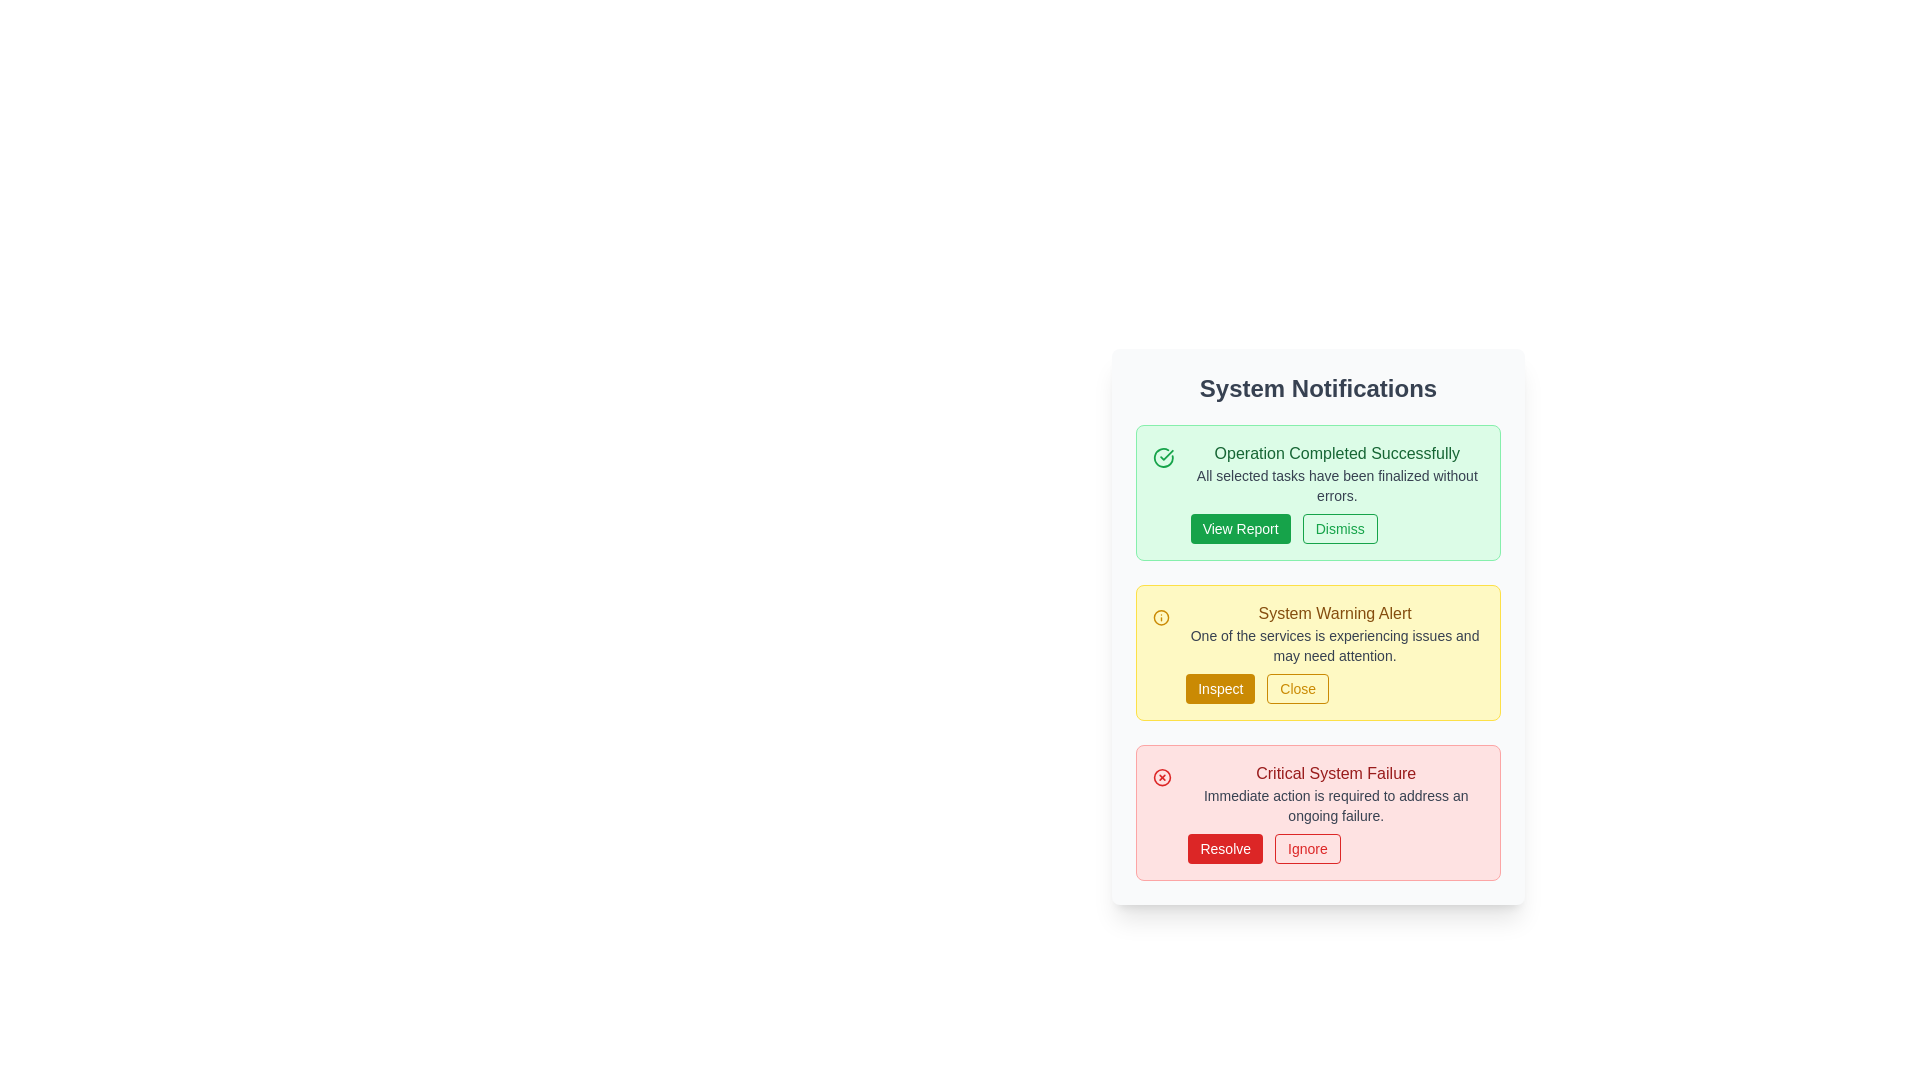  I want to click on static text that says 'All selected tasks have been finalized without errors.' located centrally within the green background box labeled 'Operation Completed Successfully.', so click(1337, 486).